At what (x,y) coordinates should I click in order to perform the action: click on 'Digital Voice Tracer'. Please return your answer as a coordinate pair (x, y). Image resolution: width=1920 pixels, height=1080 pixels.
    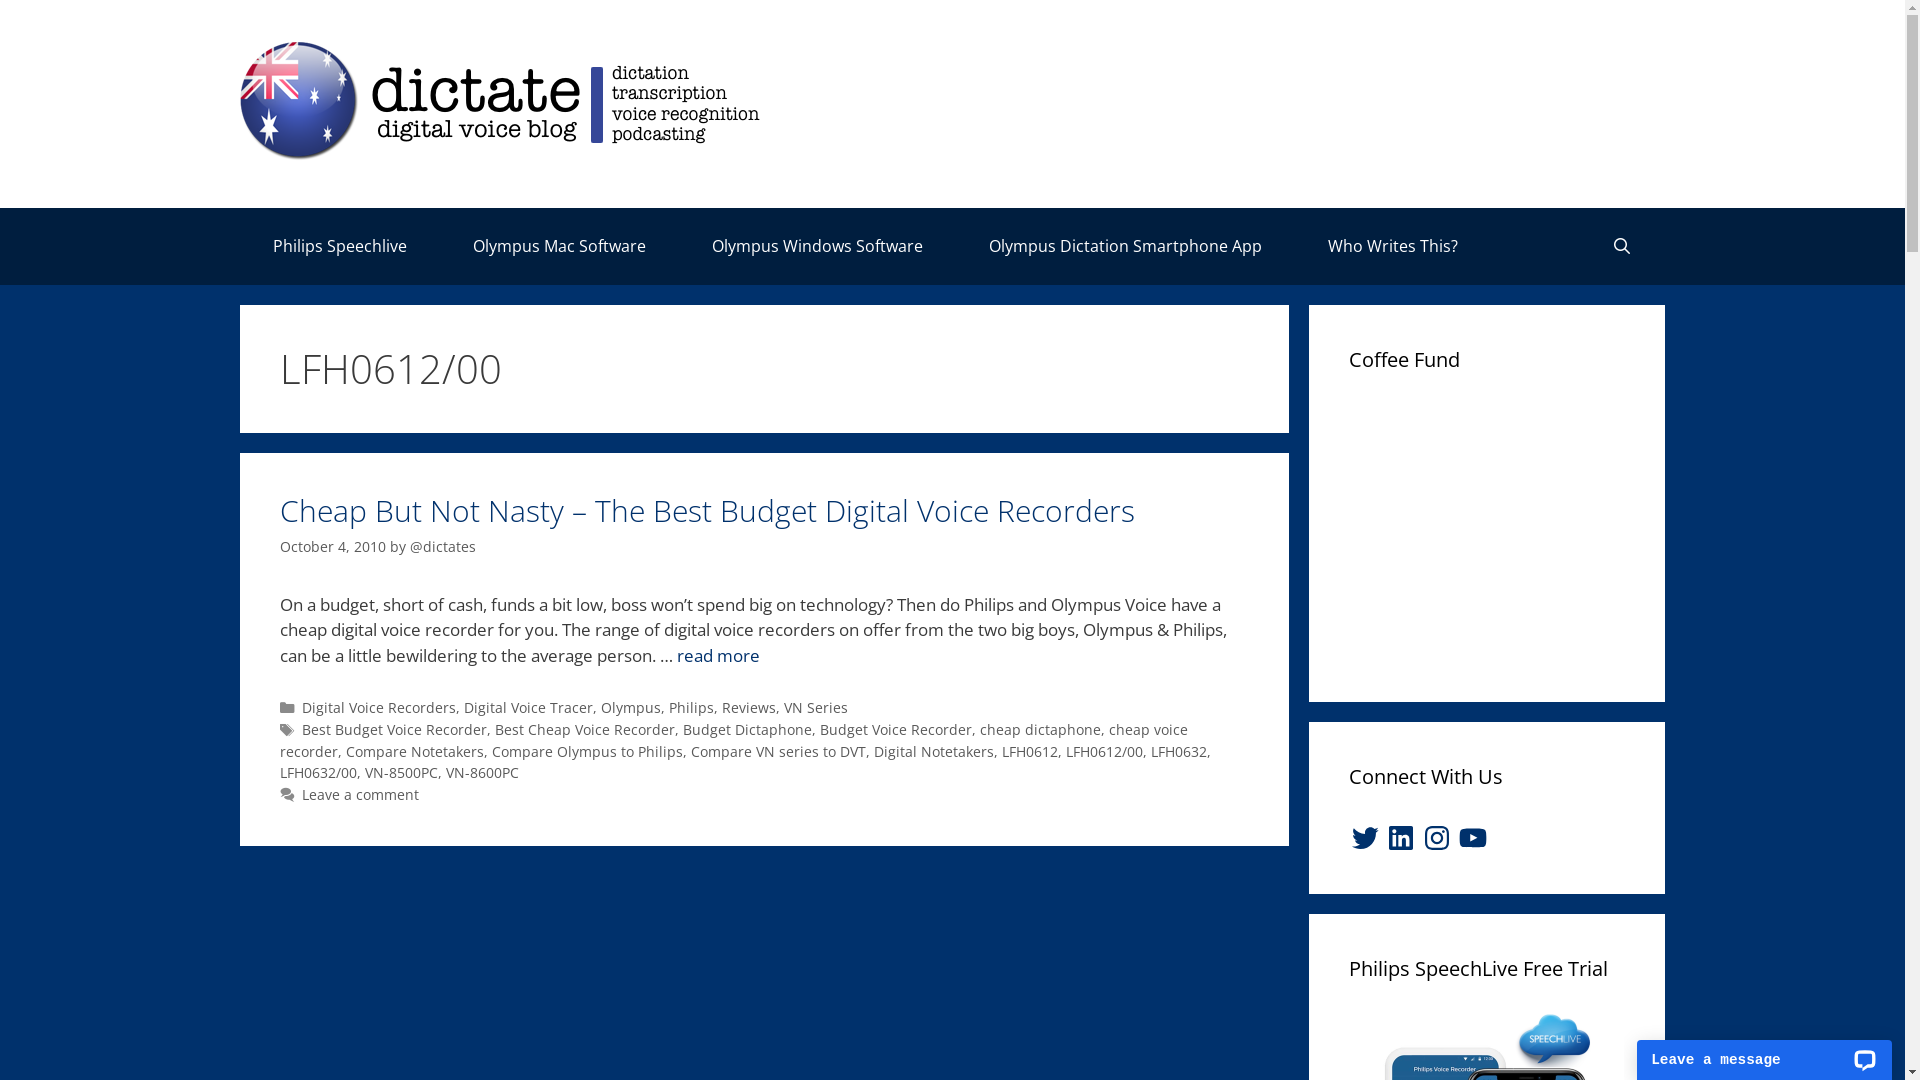
    Looking at the image, I should click on (528, 706).